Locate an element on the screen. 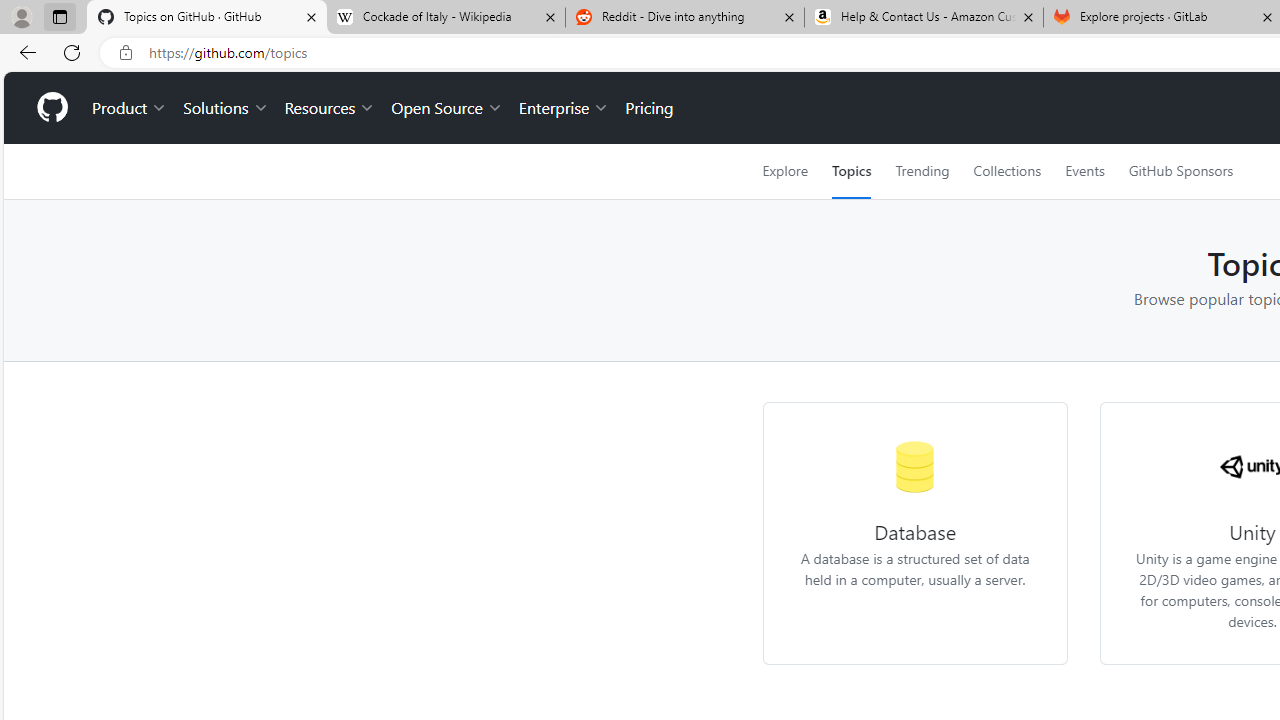 The image size is (1280, 720). 'Explore' is located at coordinates (784, 170).